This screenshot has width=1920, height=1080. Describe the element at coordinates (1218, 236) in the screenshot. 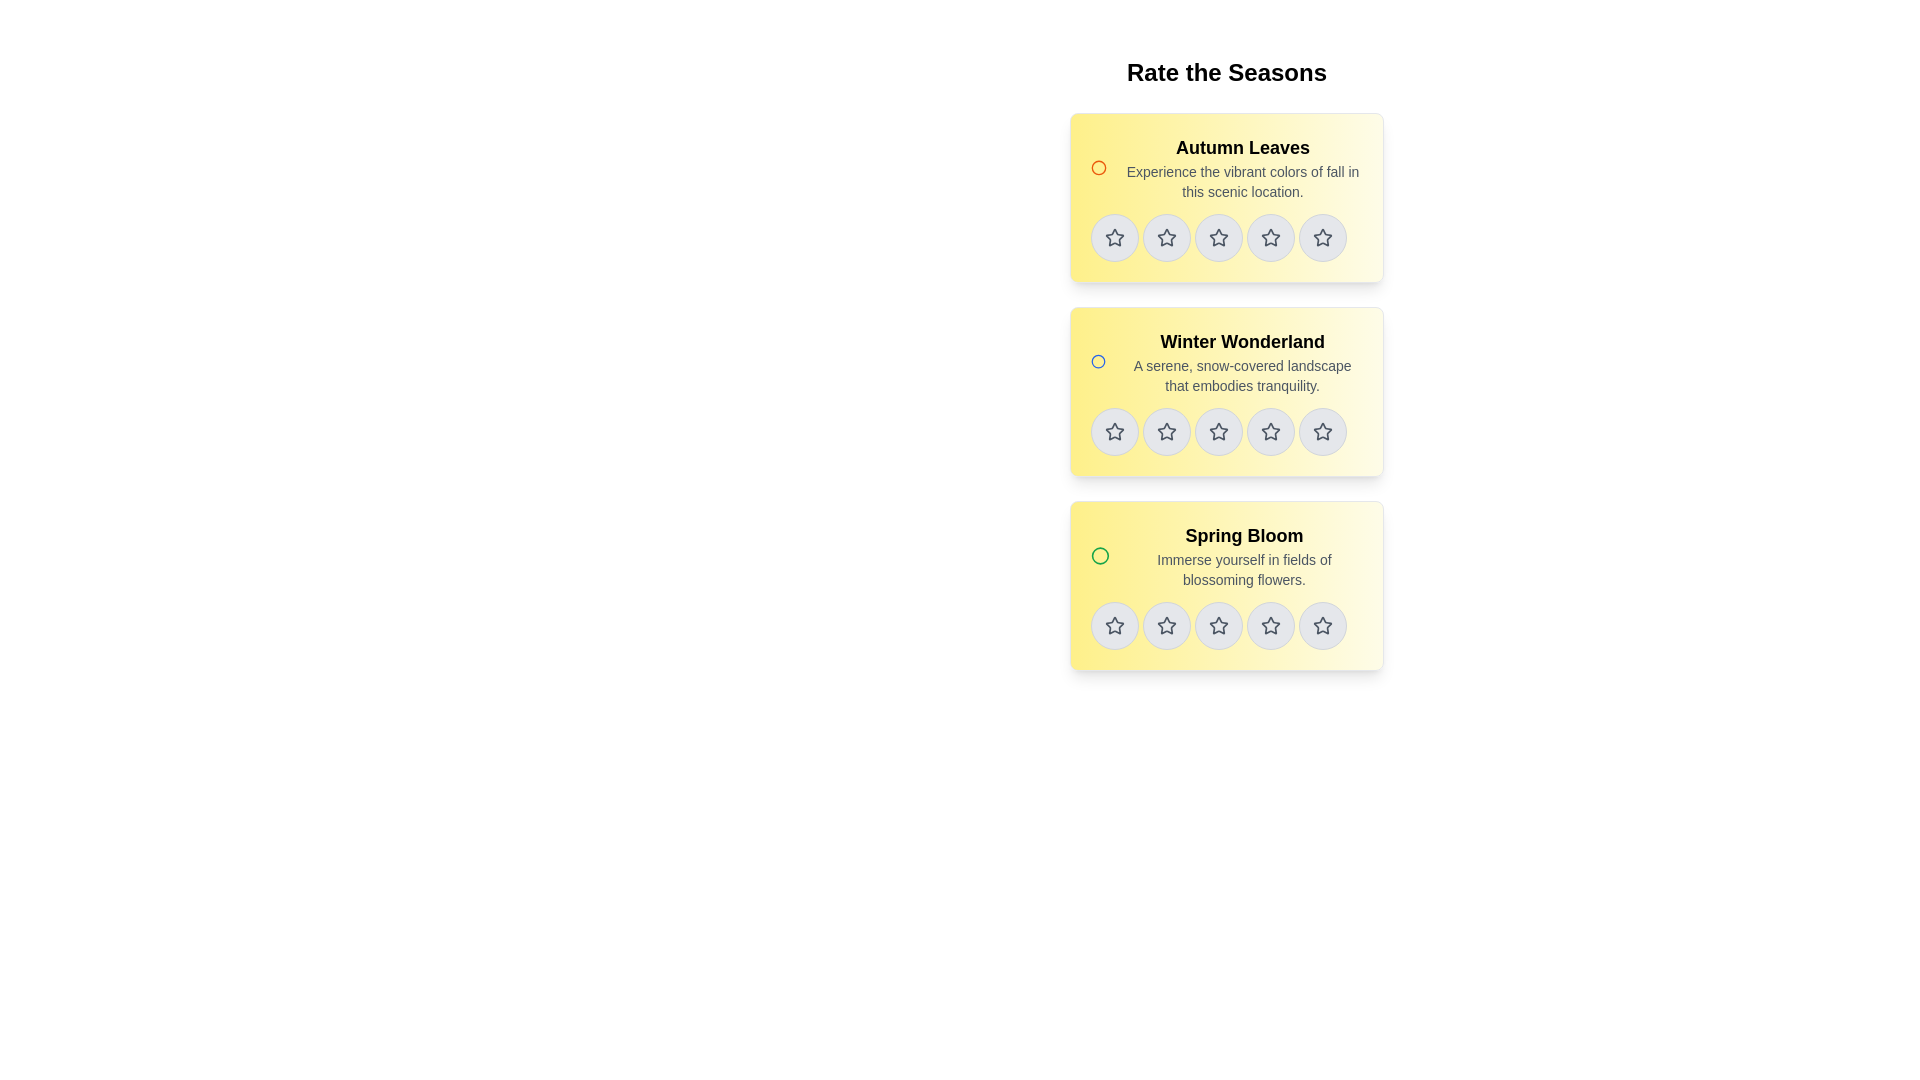

I see `the second star icon in the 'Autumn Leaves' rating section` at that location.